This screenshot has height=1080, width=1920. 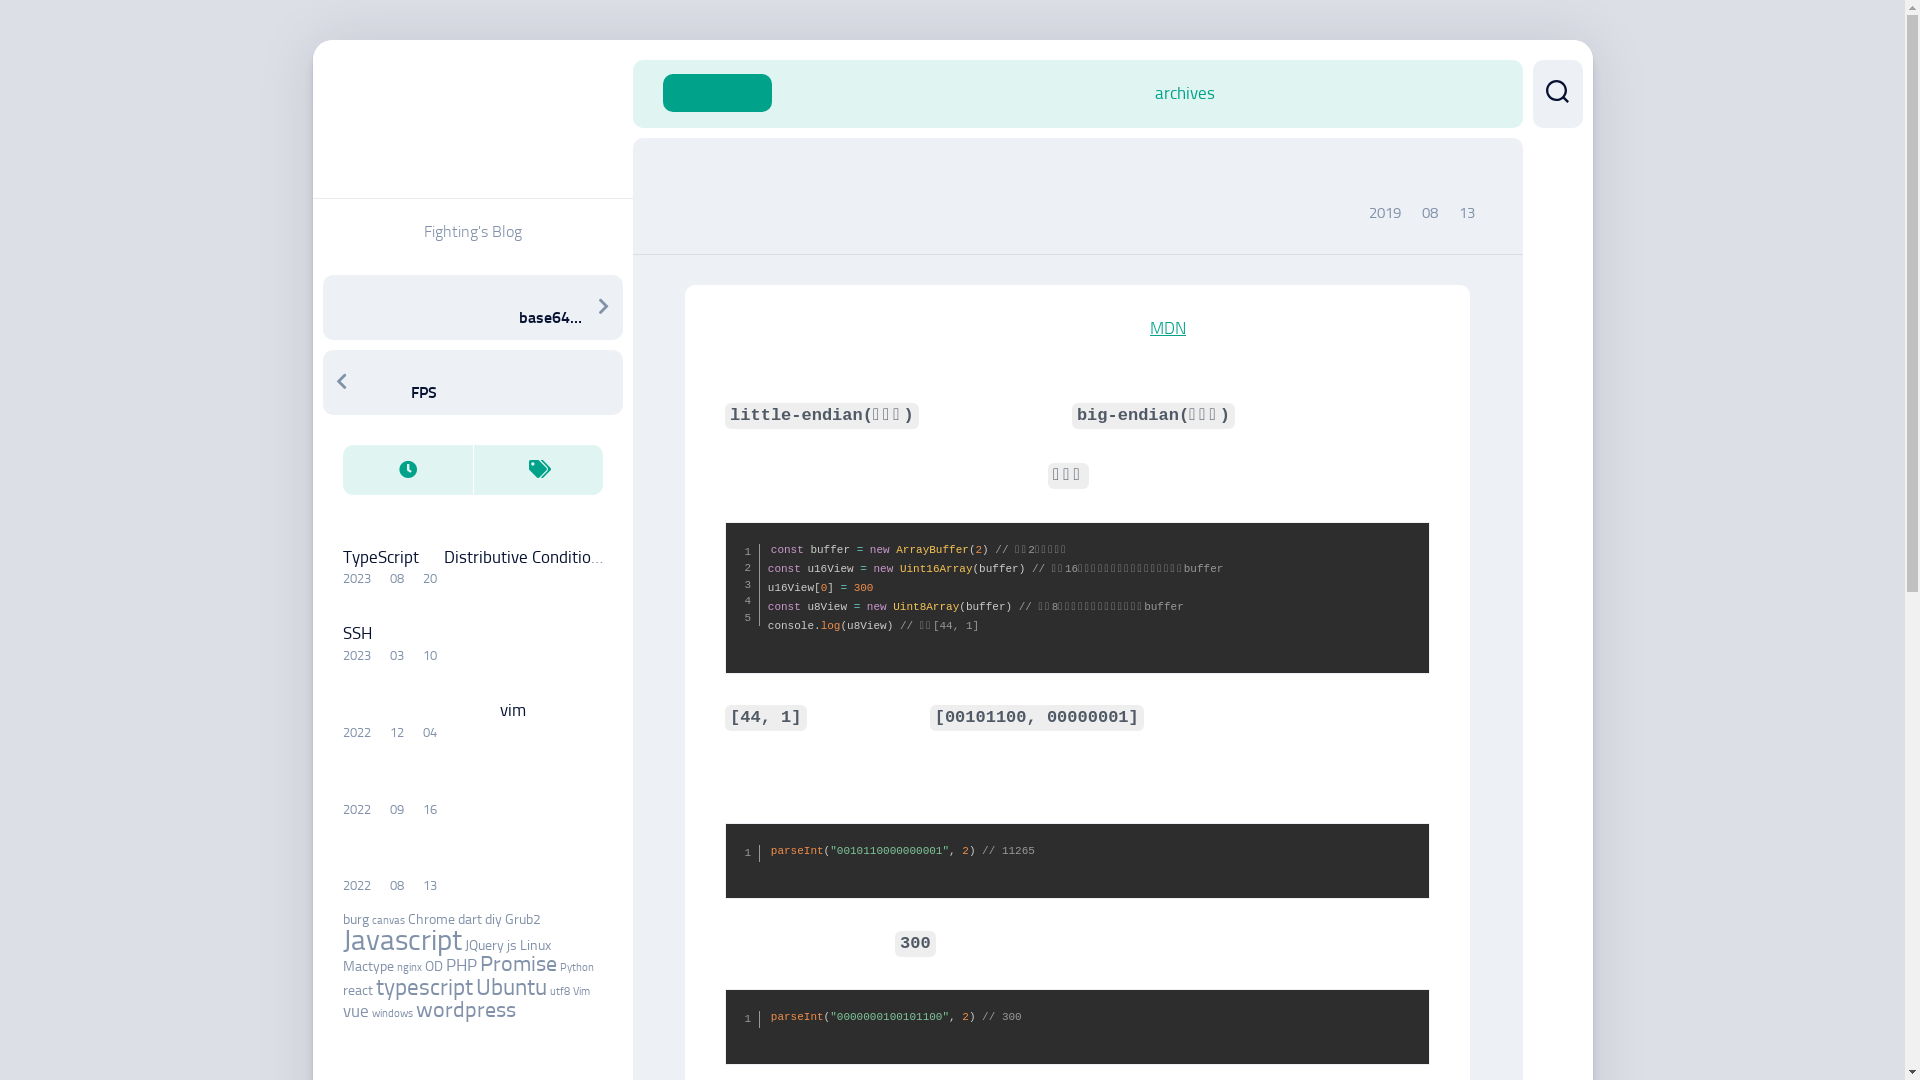 I want to click on 'vue', so click(x=355, y=1010).